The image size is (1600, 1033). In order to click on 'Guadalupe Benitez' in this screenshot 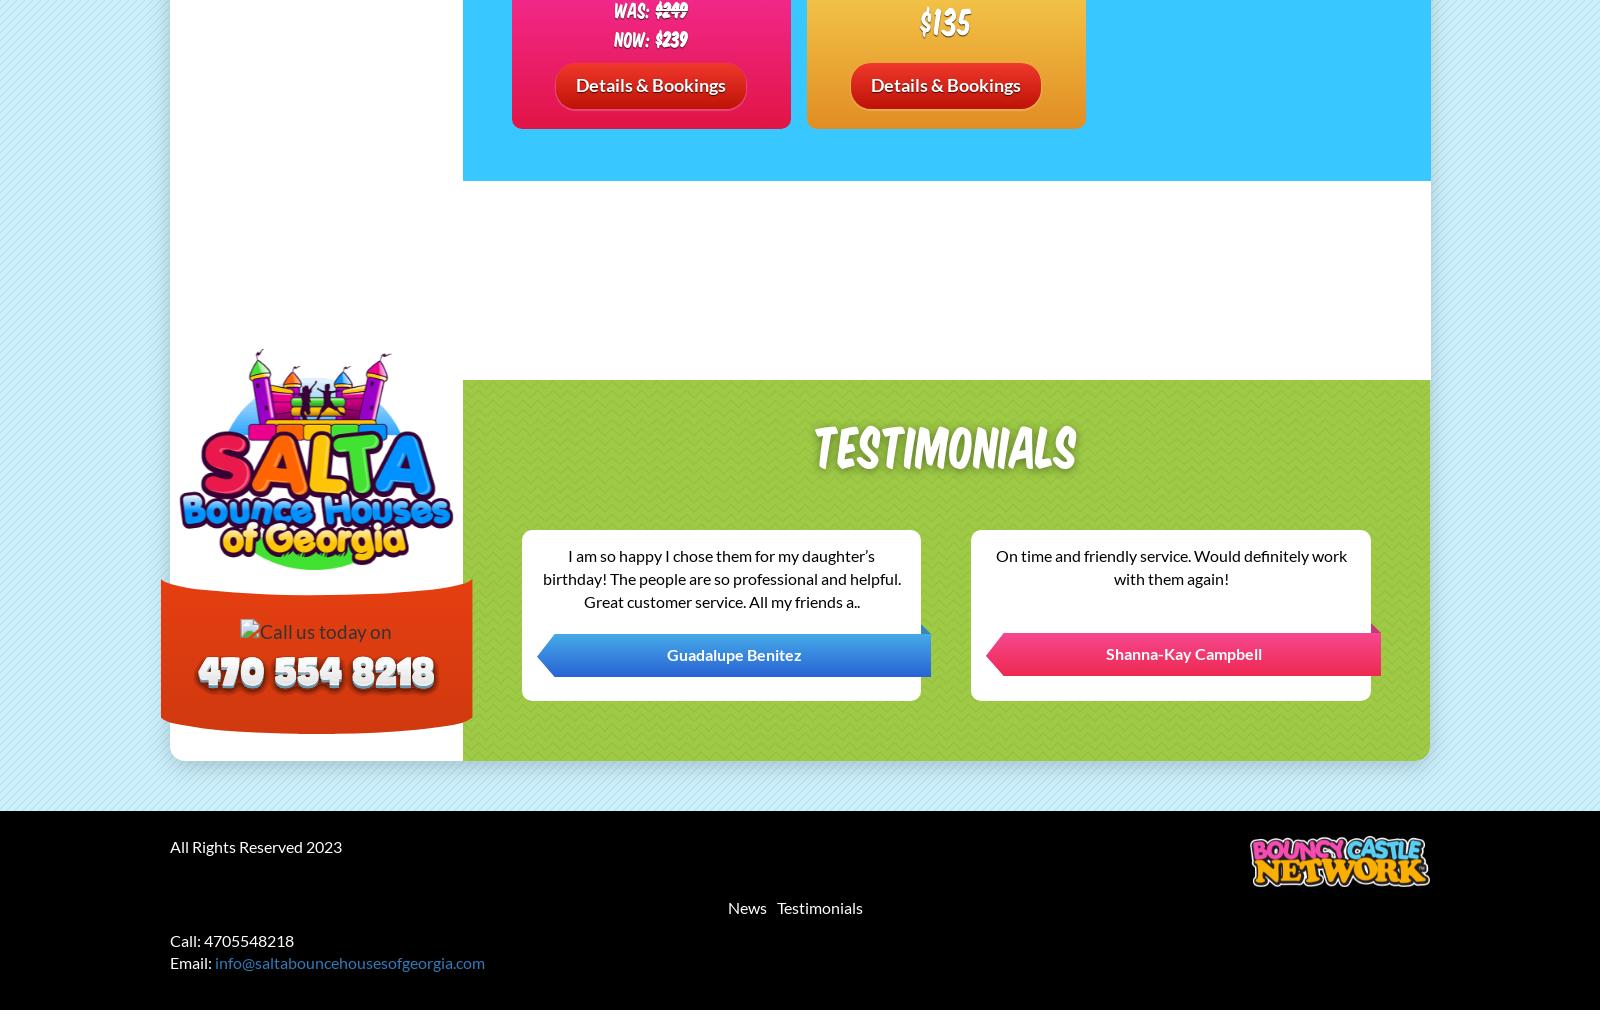, I will do `click(666, 652)`.